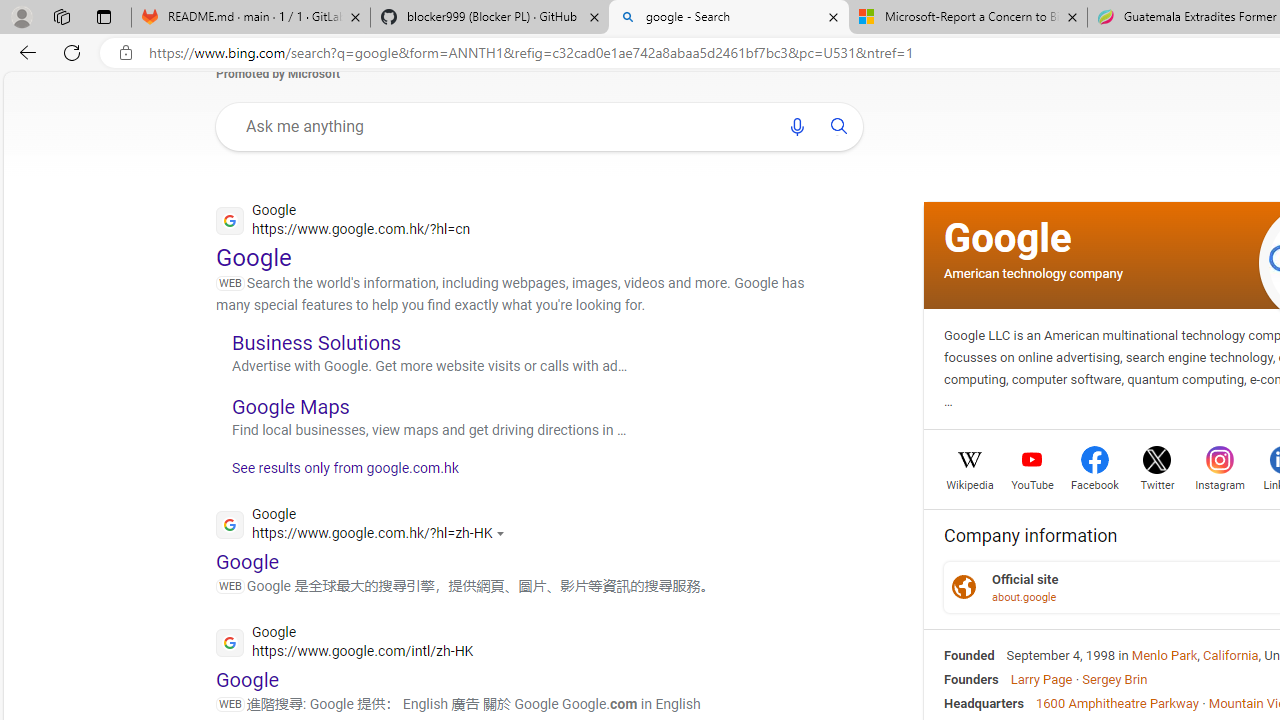  What do you see at coordinates (963, 586) in the screenshot?
I see `'Class: sp-ofsite'` at bounding box center [963, 586].